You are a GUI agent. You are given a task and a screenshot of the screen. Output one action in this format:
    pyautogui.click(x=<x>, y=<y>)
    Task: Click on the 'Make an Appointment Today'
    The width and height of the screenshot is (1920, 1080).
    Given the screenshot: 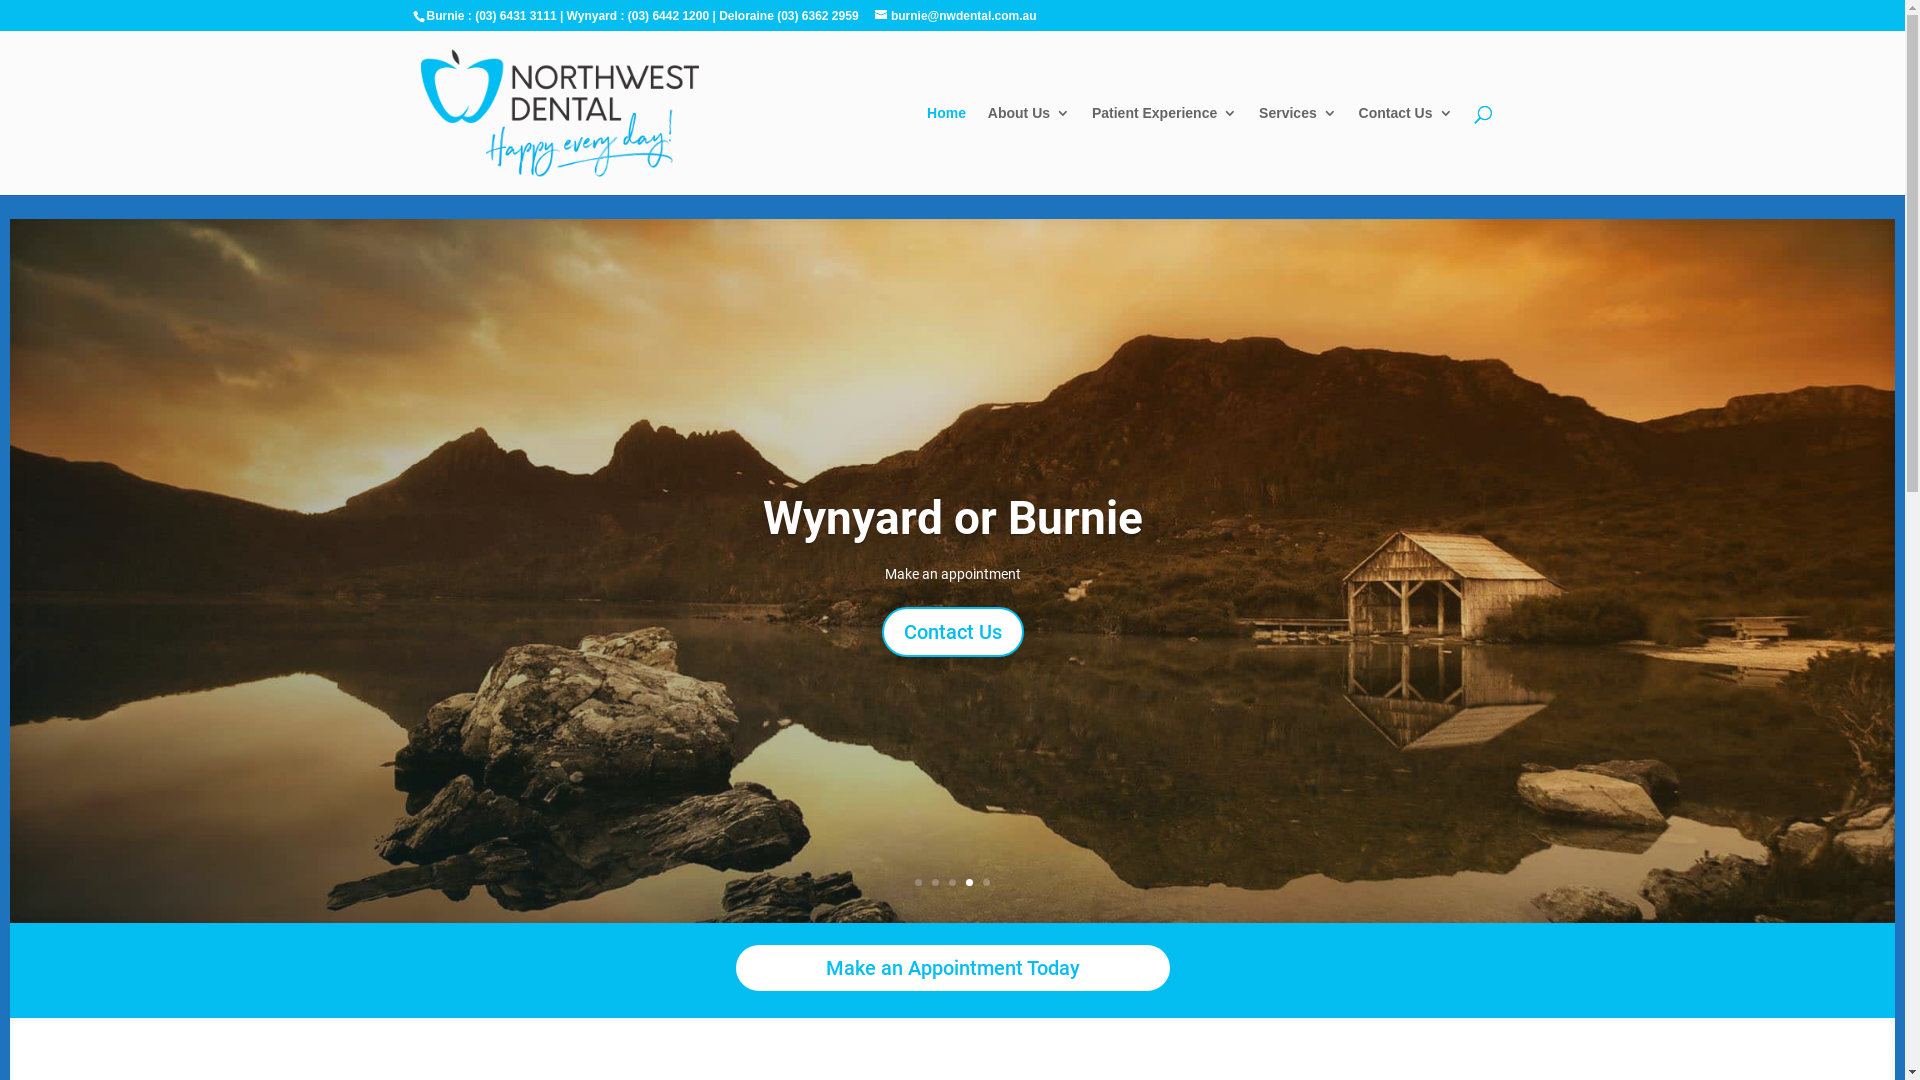 What is the action you would take?
    pyautogui.click(x=952, y=967)
    